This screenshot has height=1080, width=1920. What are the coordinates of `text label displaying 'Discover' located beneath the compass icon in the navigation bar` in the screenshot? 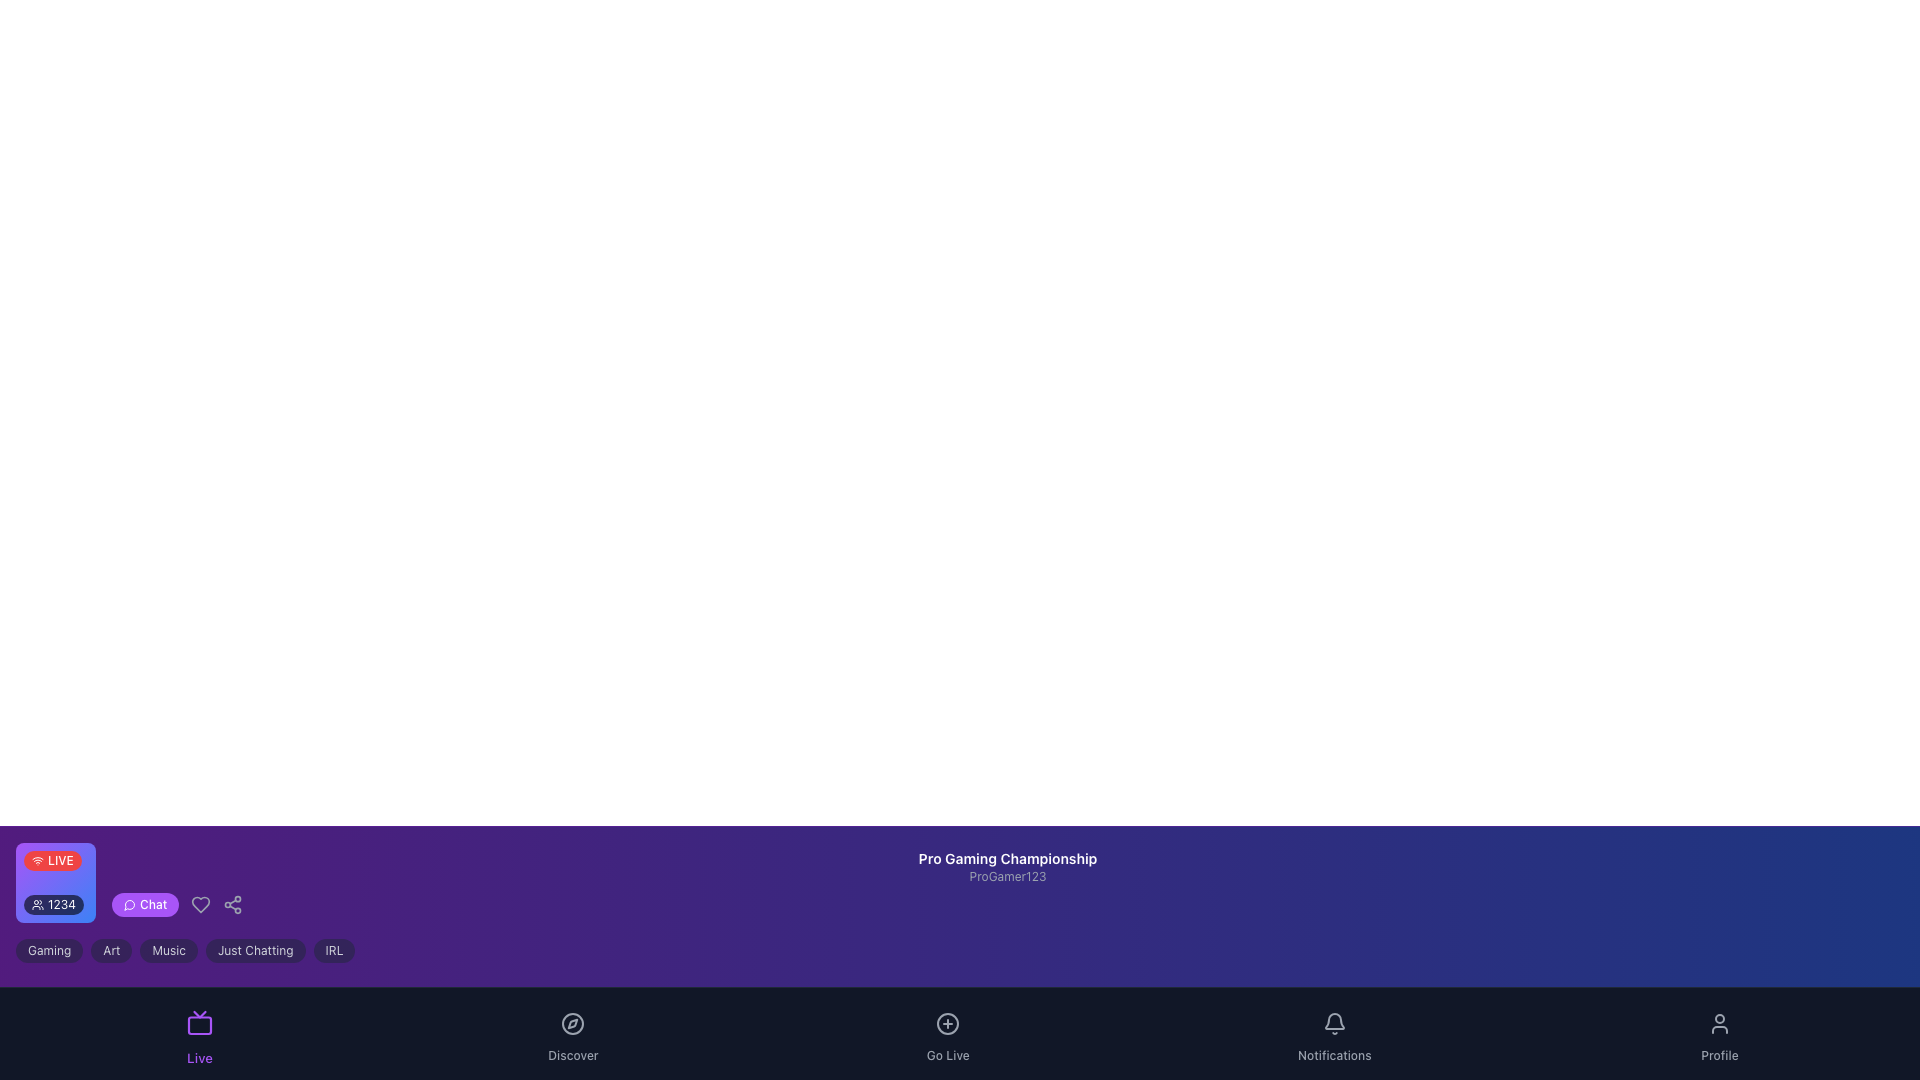 It's located at (572, 1055).